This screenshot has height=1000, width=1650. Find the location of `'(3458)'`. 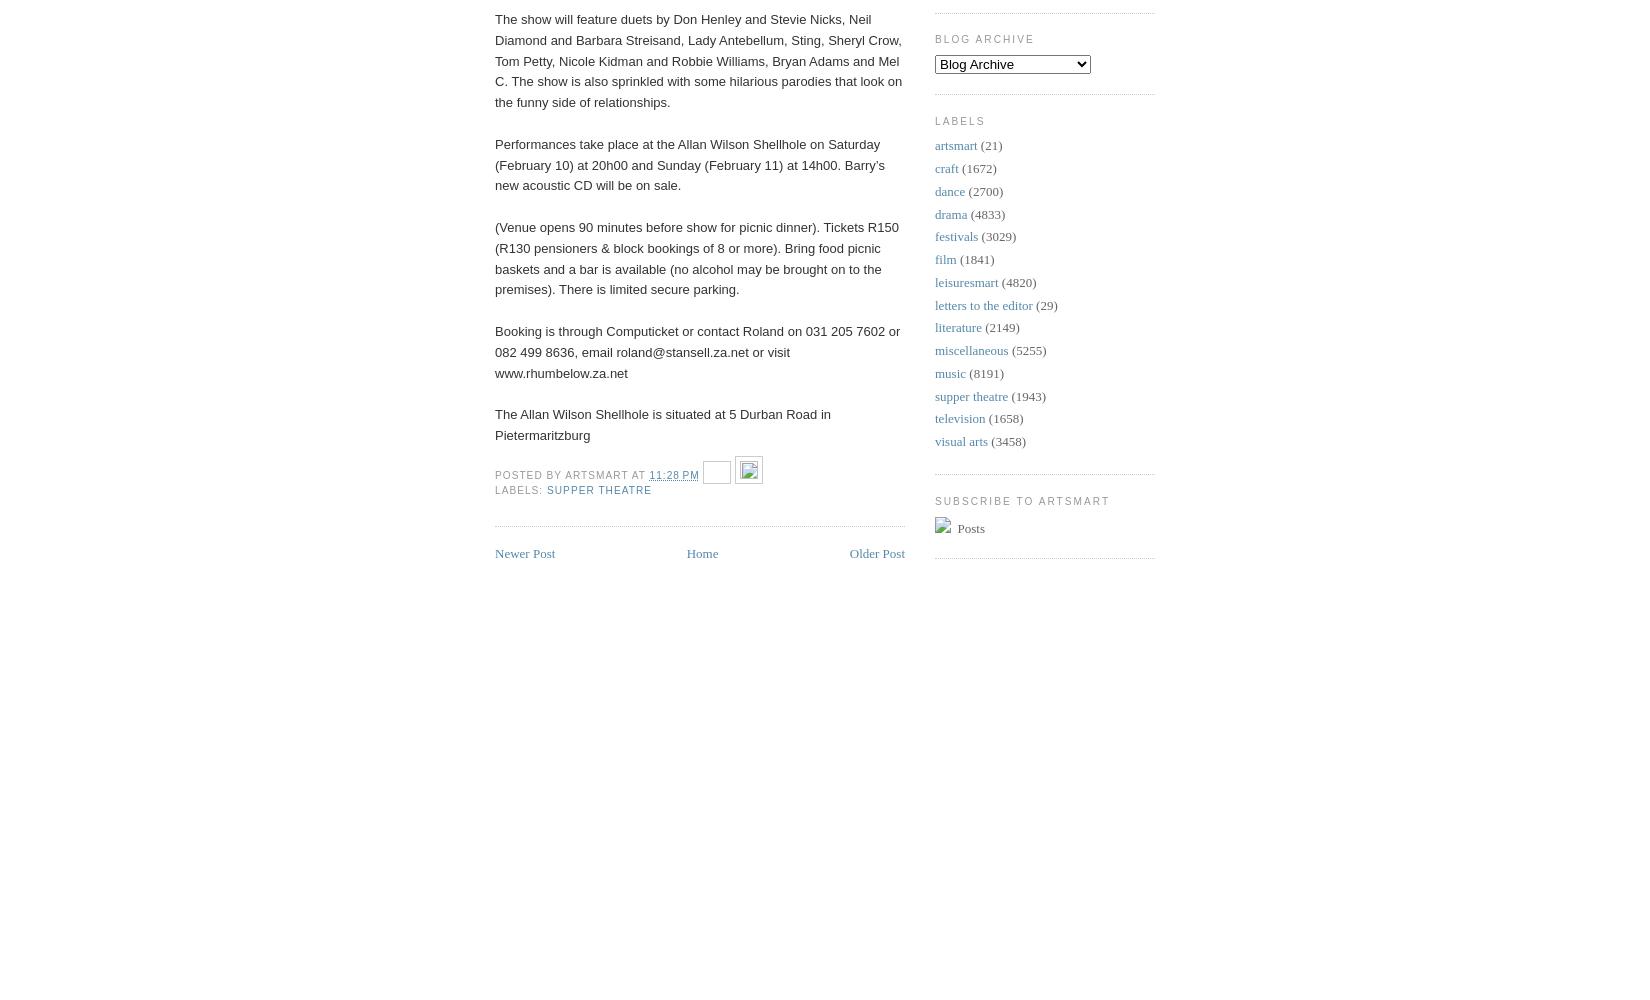

'(3458)' is located at coordinates (990, 440).